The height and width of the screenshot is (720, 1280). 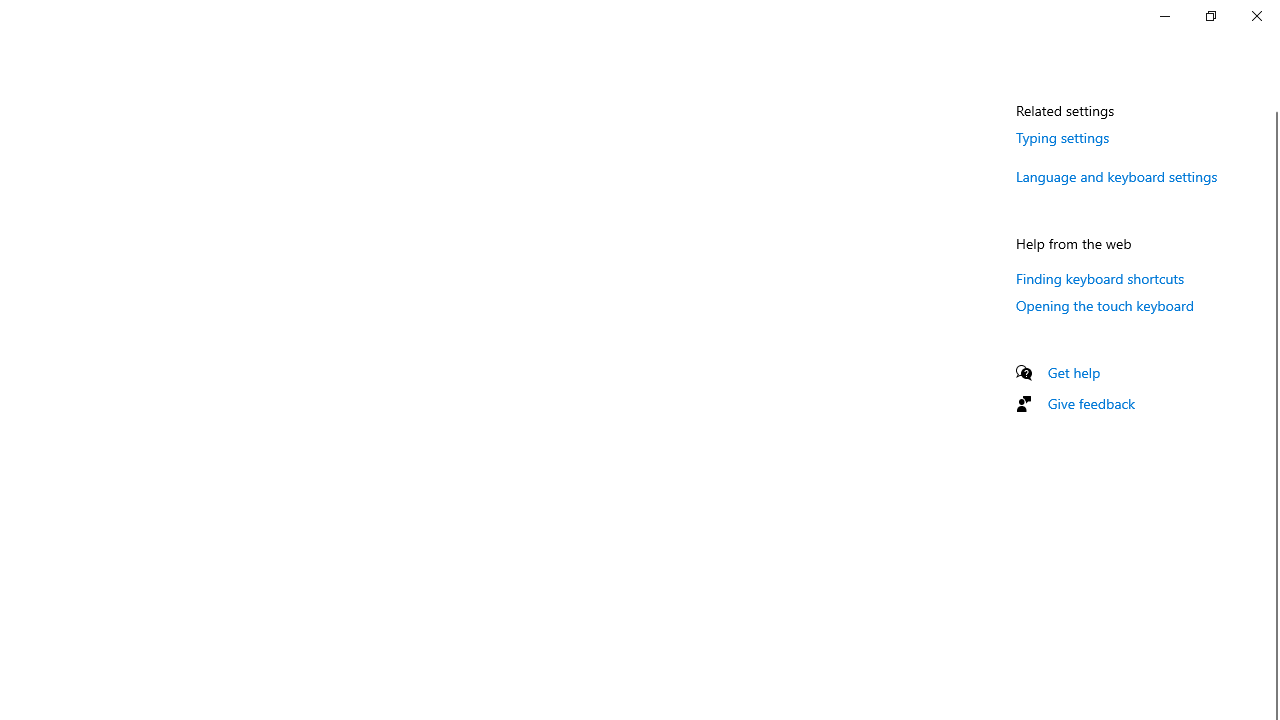 What do you see at coordinates (1164, 15) in the screenshot?
I see `'Minimize Settings'` at bounding box center [1164, 15].